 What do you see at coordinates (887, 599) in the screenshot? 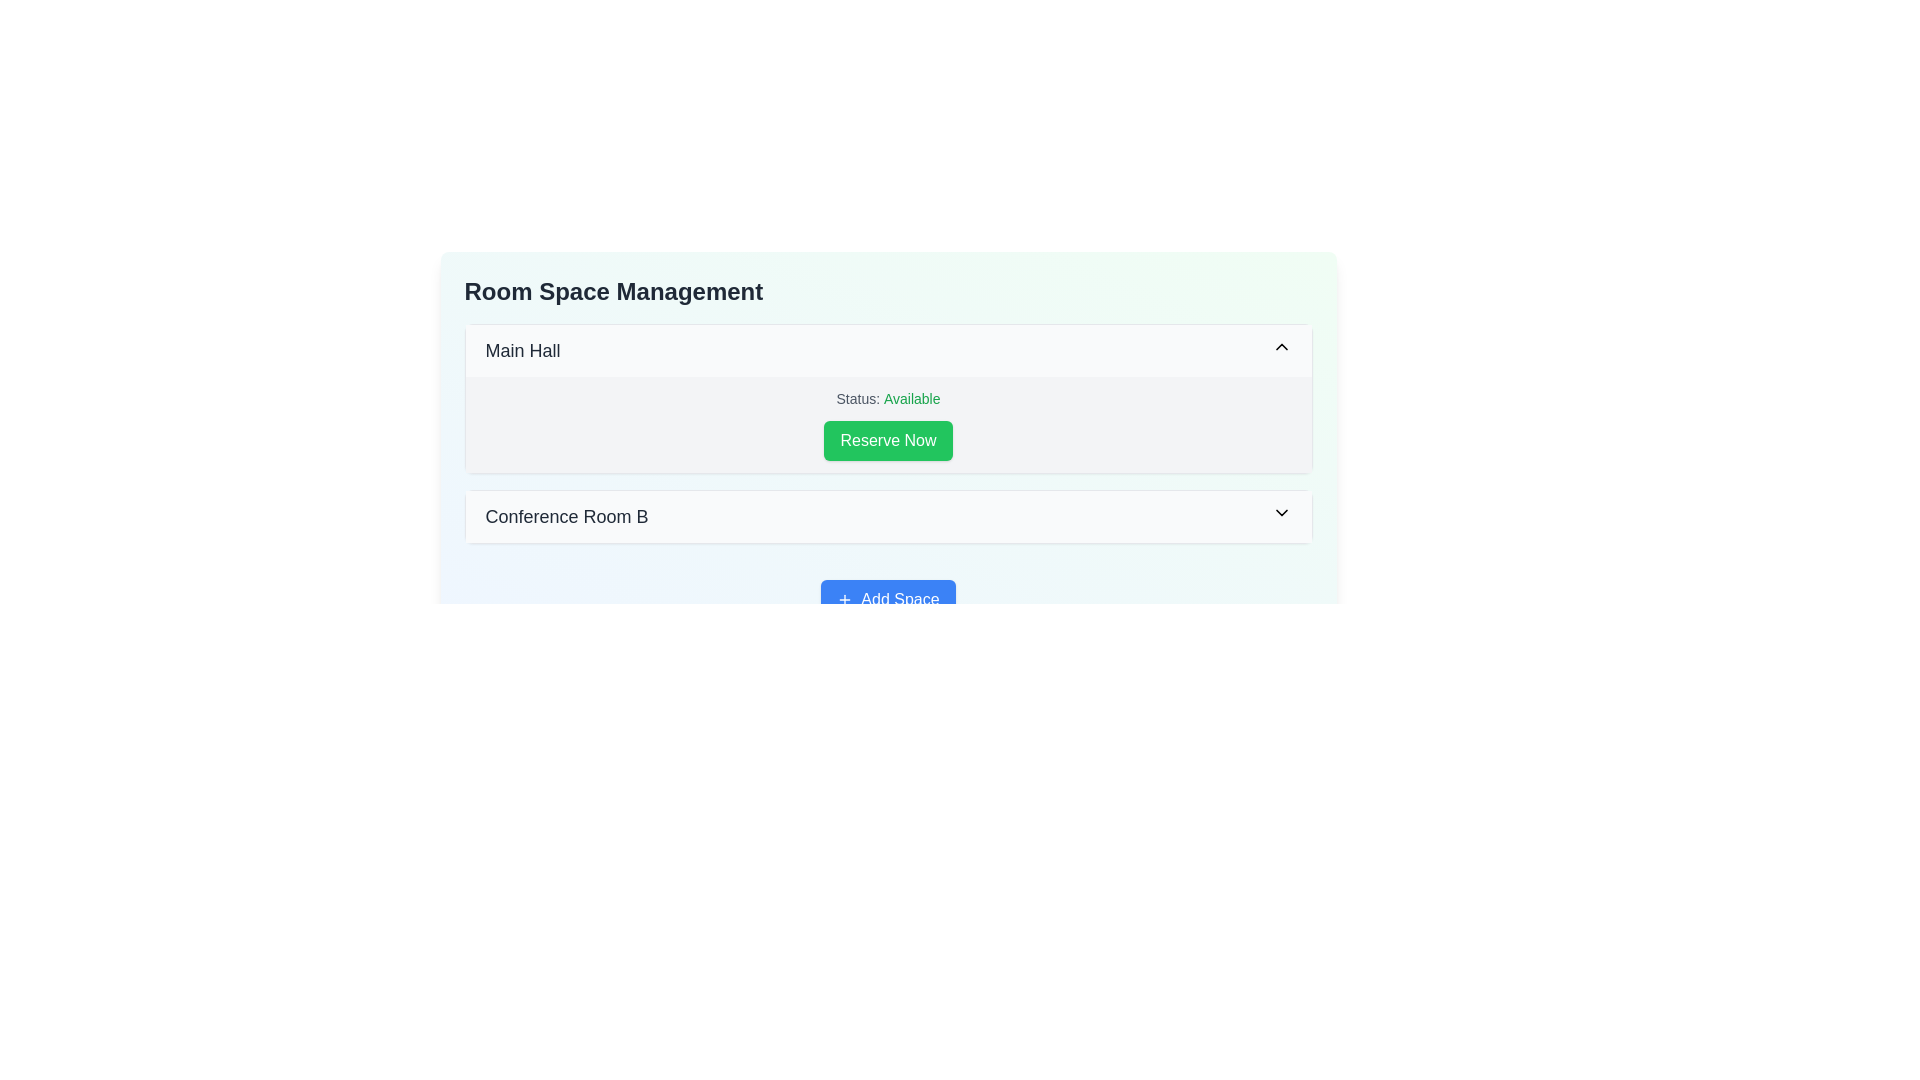
I see `the 'Add Space' button, which is a rectangular button with a vibrant blue background and white text, located beneath the 'Conference Room B' section` at bounding box center [887, 599].